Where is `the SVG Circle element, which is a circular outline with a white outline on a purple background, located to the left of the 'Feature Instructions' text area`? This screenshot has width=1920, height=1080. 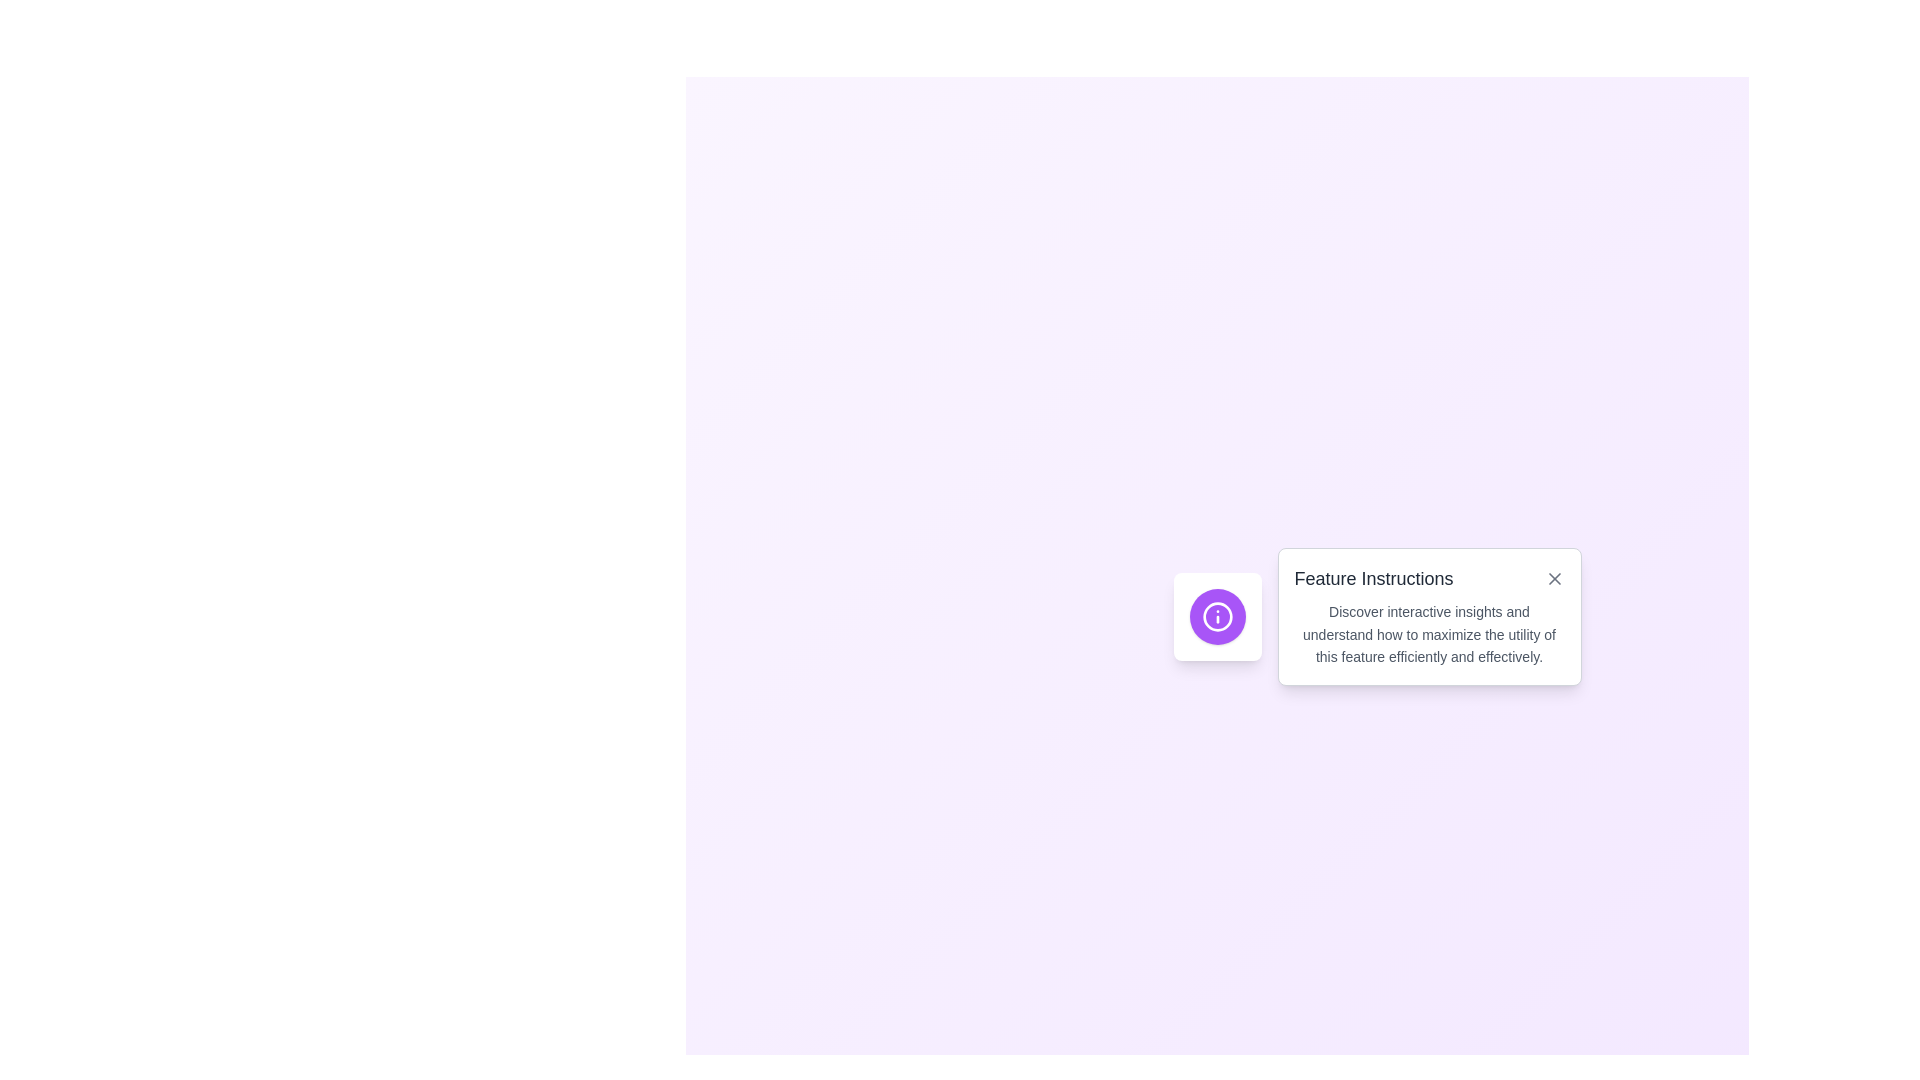 the SVG Circle element, which is a circular outline with a white outline on a purple background, located to the left of the 'Feature Instructions' text area is located at coordinates (1216, 616).